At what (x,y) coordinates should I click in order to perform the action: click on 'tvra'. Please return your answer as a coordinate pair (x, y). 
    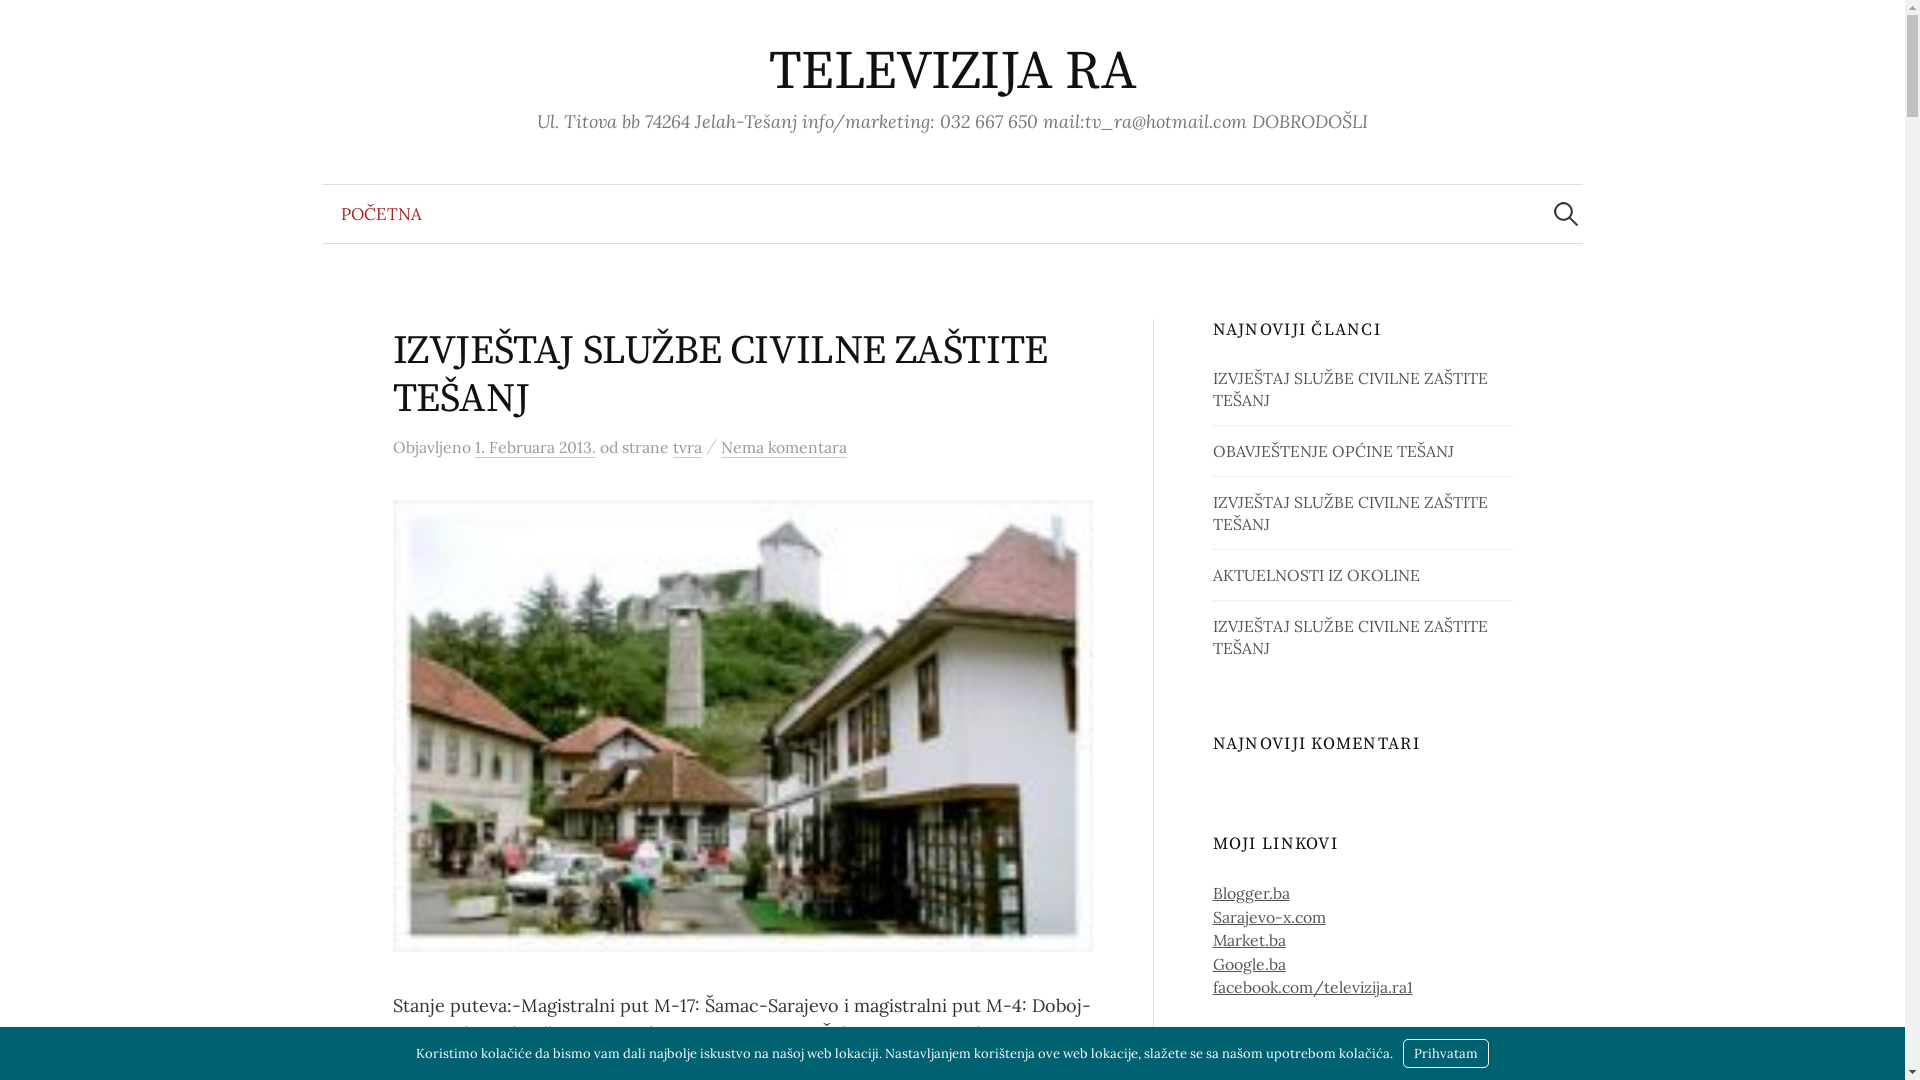
    Looking at the image, I should click on (686, 446).